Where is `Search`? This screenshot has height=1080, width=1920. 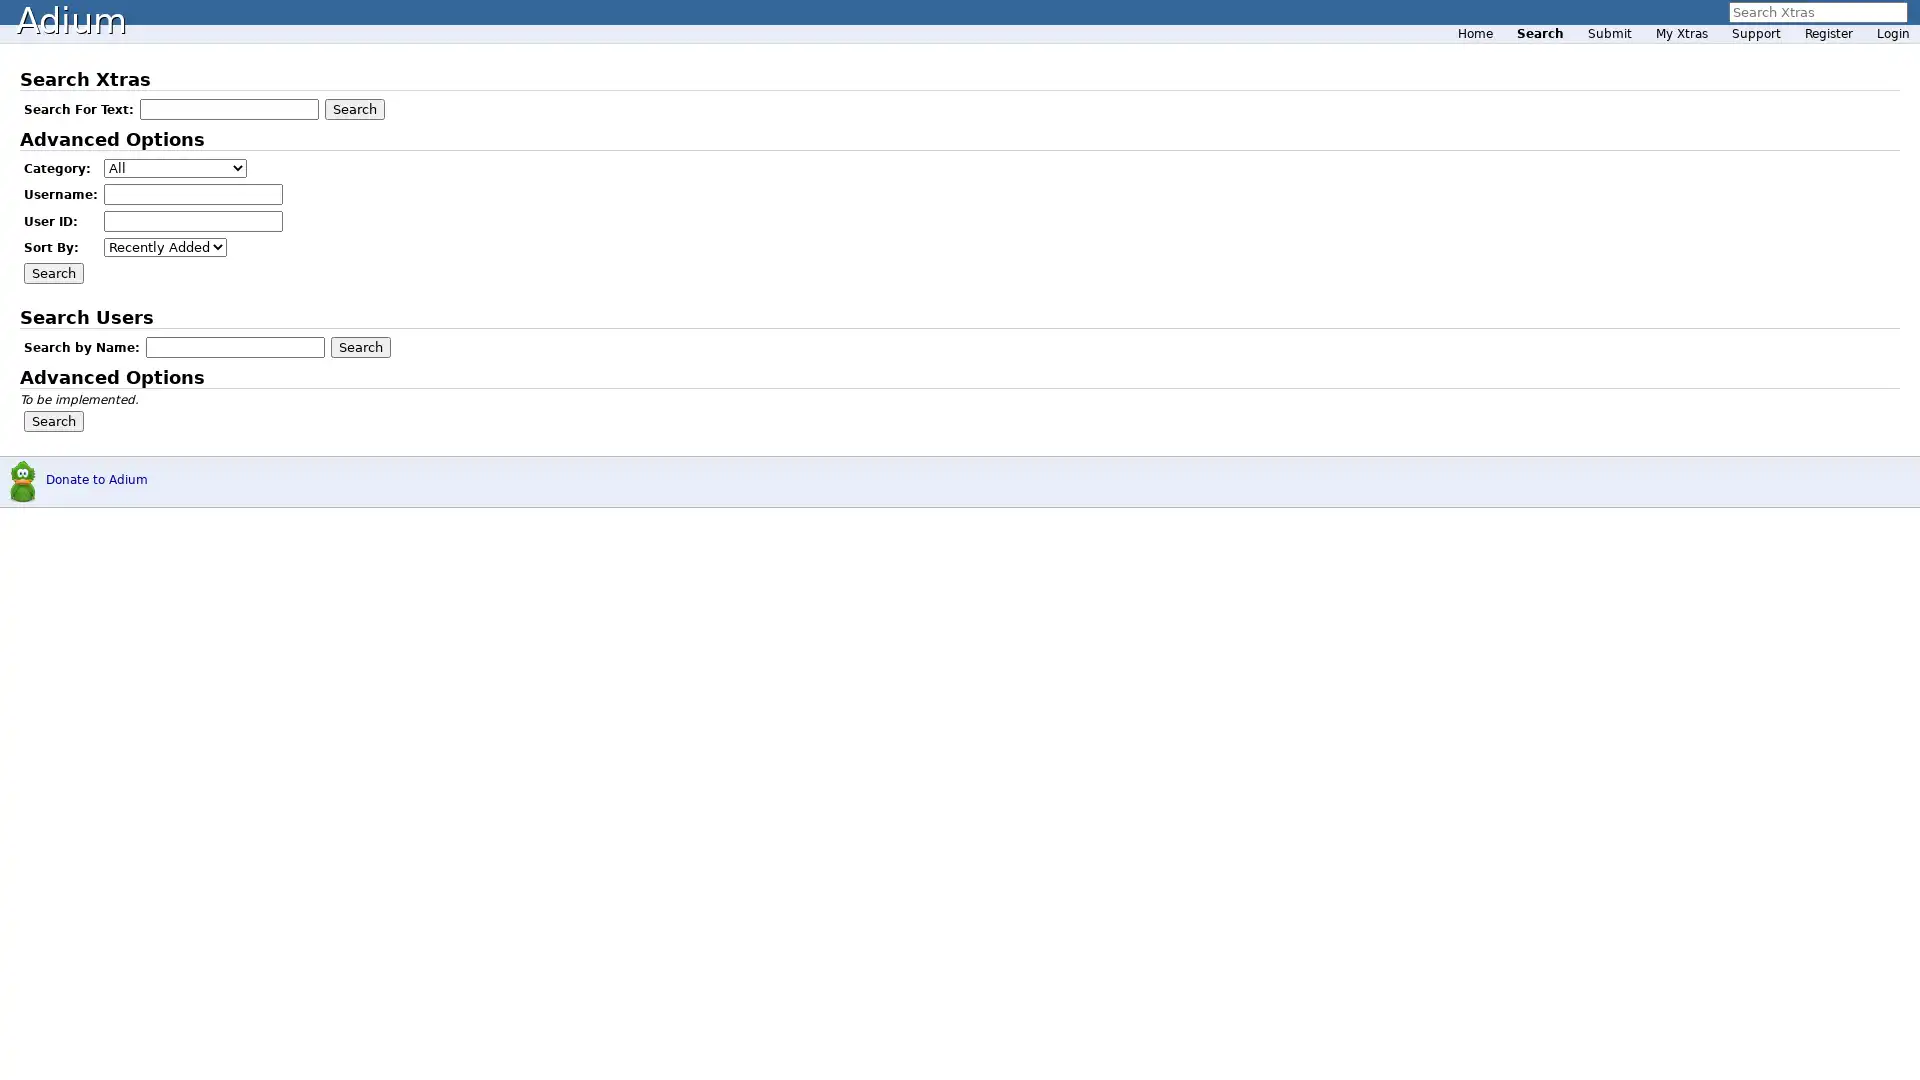
Search is located at coordinates (53, 420).